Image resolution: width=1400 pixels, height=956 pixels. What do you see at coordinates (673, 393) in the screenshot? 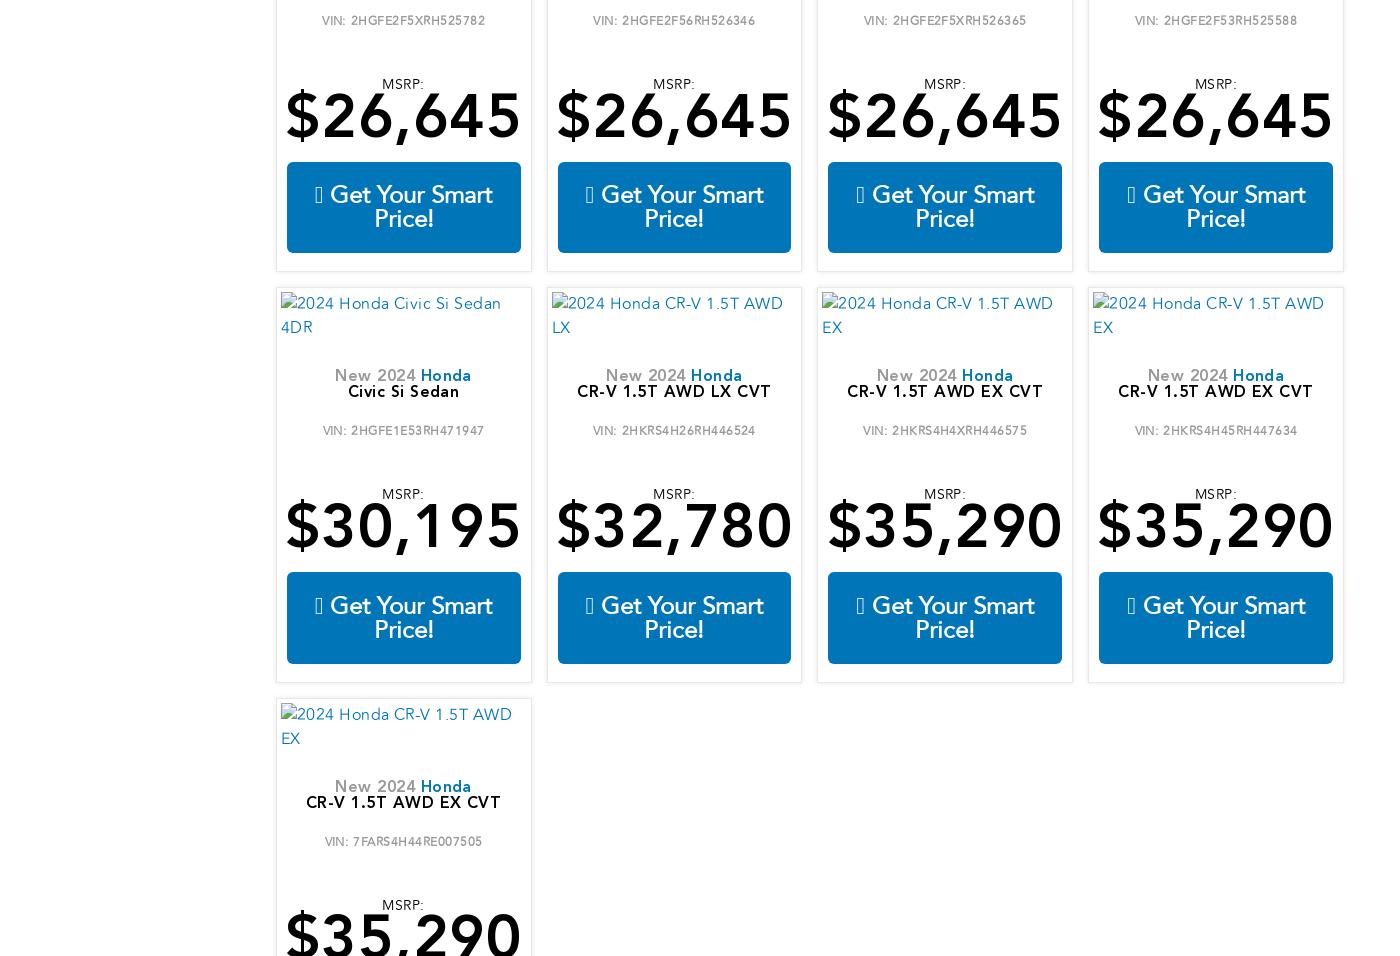
I see `'CR-V  1.5T AWD LX CVT'` at bounding box center [673, 393].